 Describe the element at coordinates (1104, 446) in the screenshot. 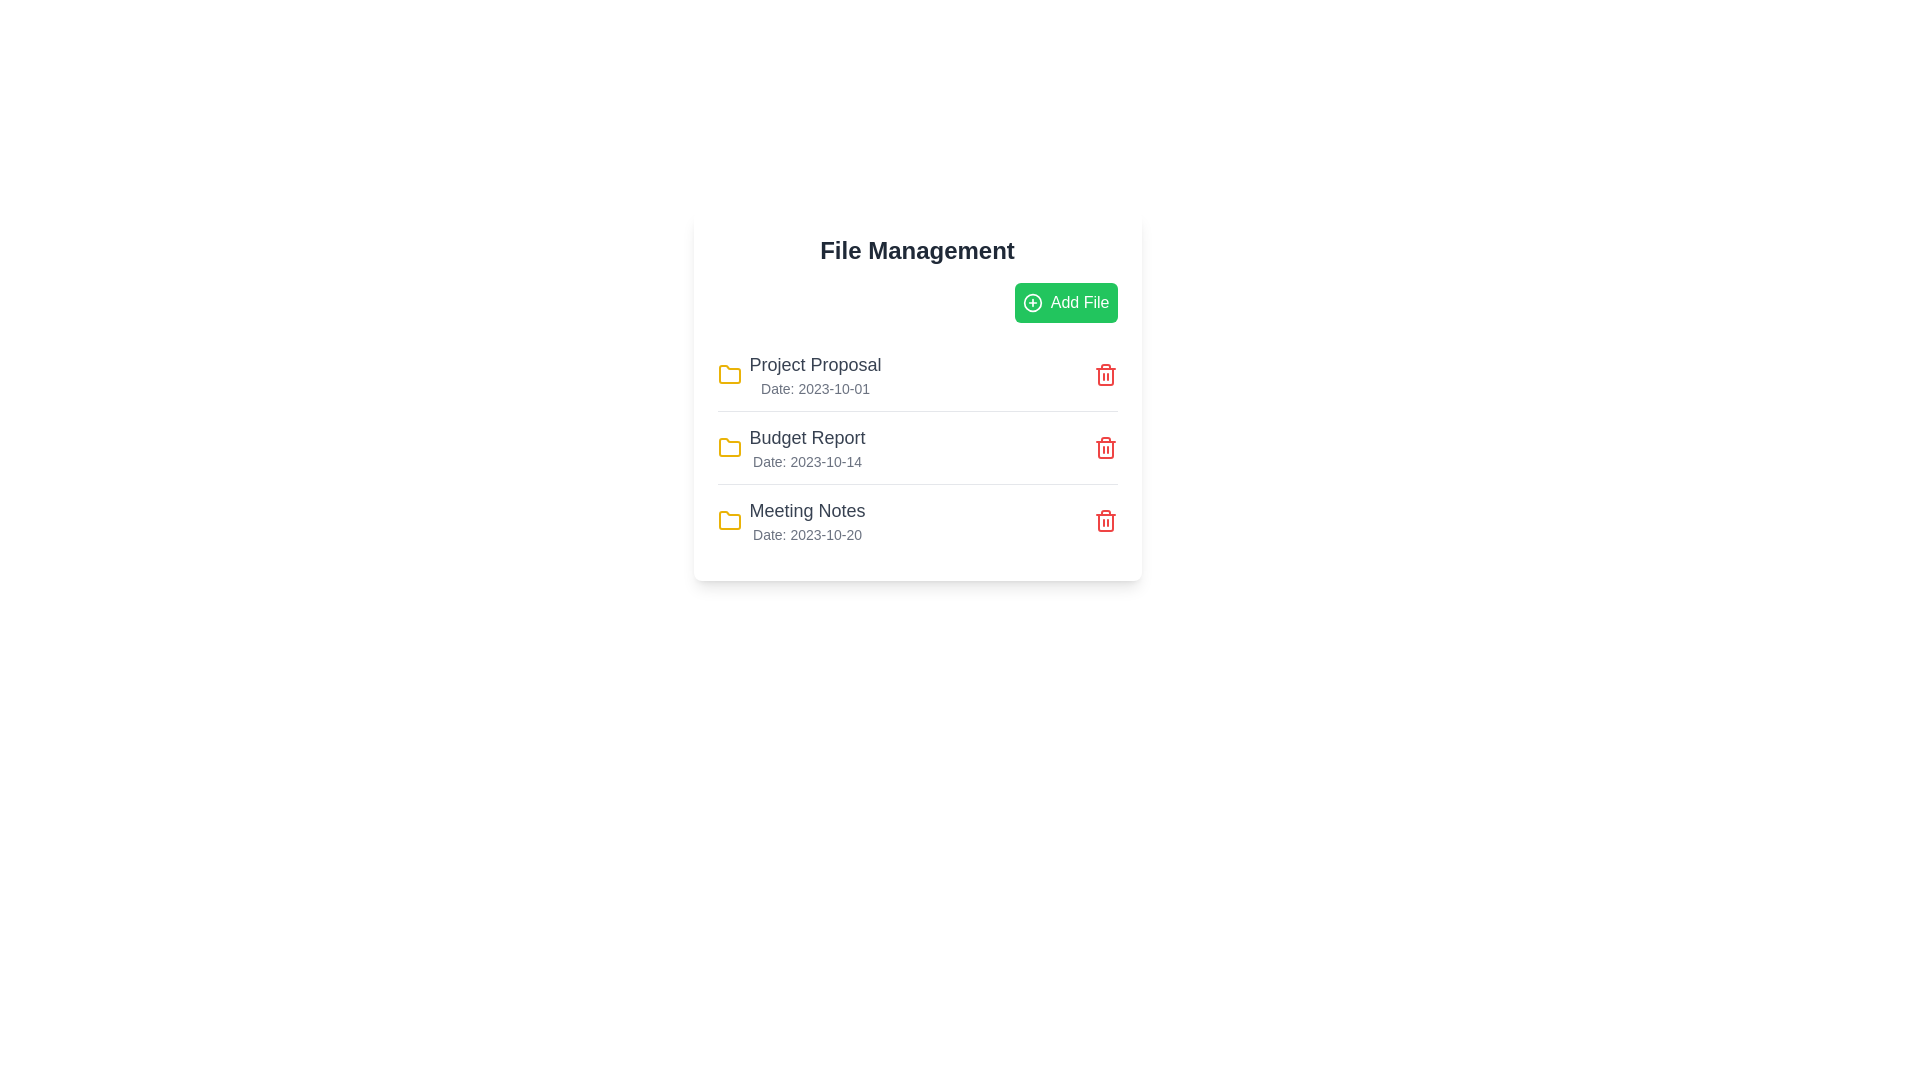

I see `the trash icon next to the file named Budget Report to delete it` at that location.